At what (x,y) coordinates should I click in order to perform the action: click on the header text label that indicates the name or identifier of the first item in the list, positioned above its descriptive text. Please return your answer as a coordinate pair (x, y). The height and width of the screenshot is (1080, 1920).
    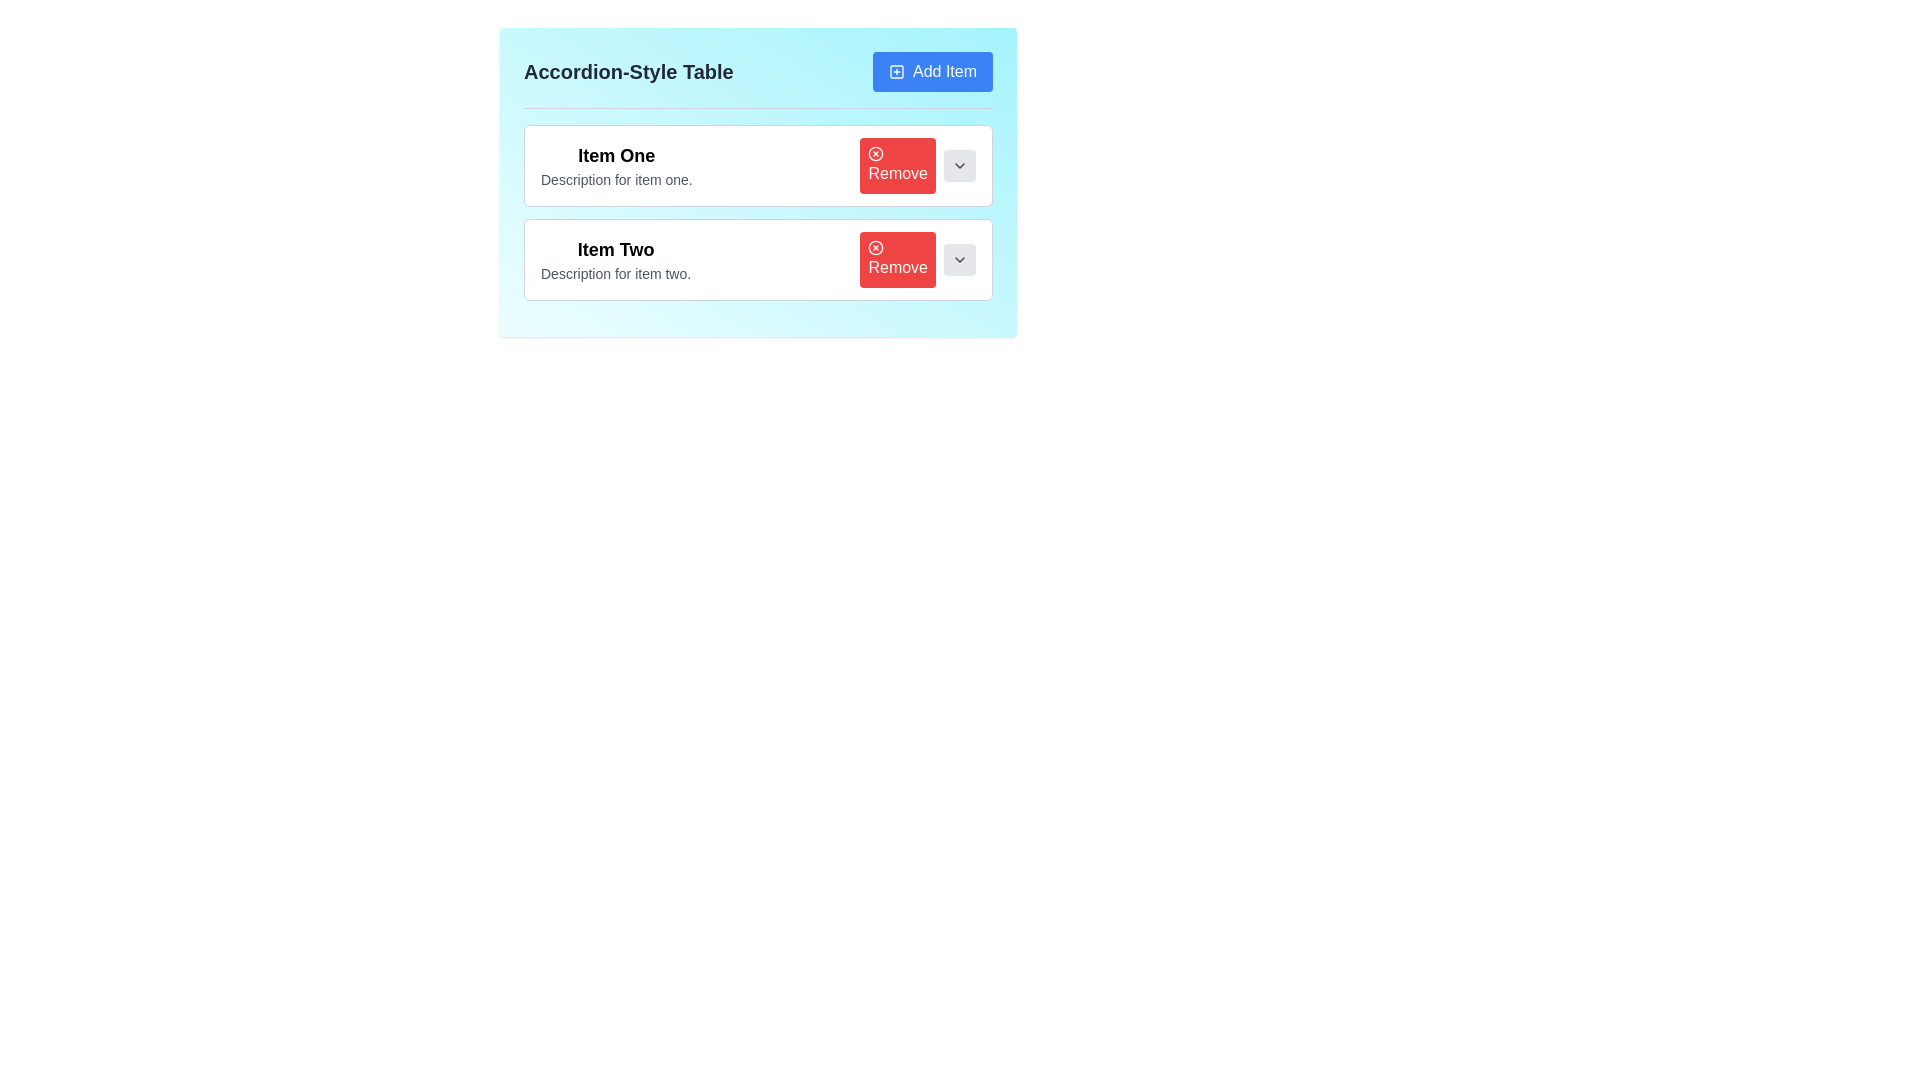
    Looking at the image, I should click on (615, 154).